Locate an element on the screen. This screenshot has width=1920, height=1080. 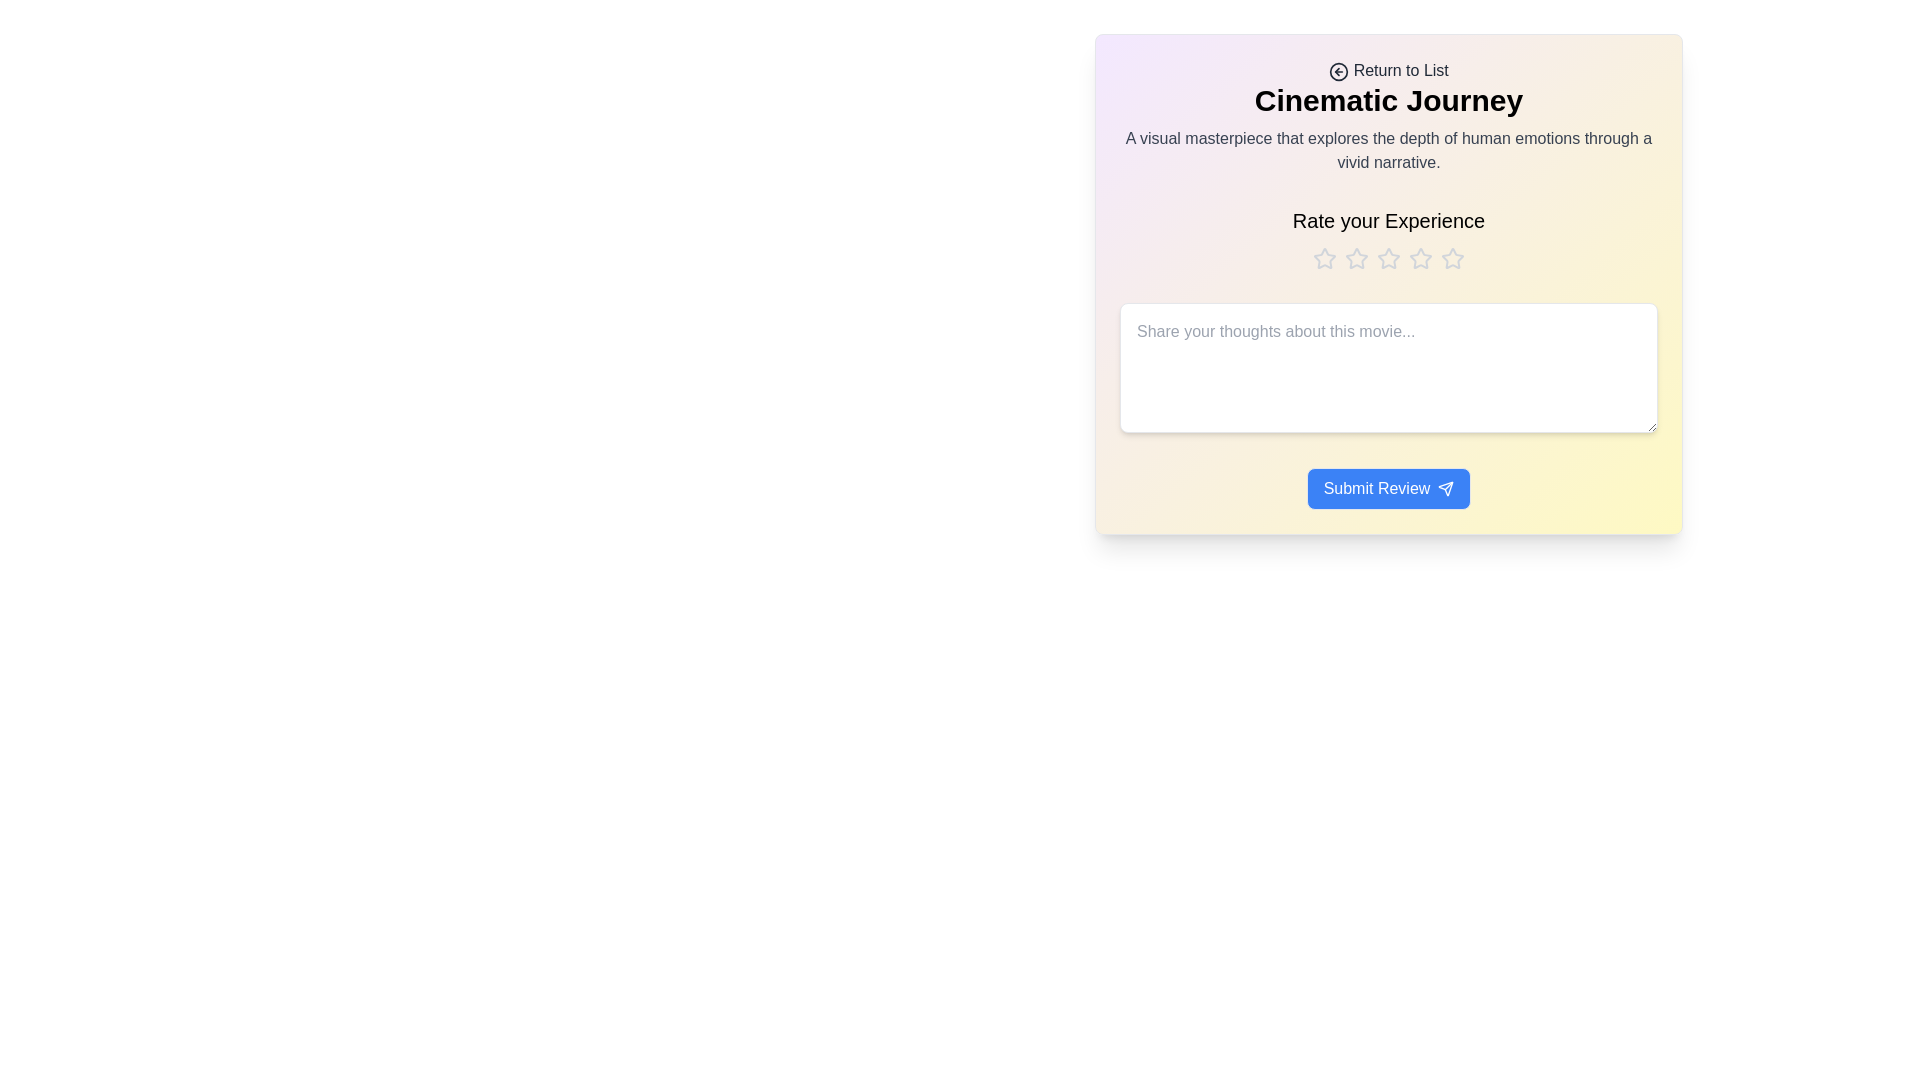
the second star icon in the rating system is located at coordinates (1357, 257).